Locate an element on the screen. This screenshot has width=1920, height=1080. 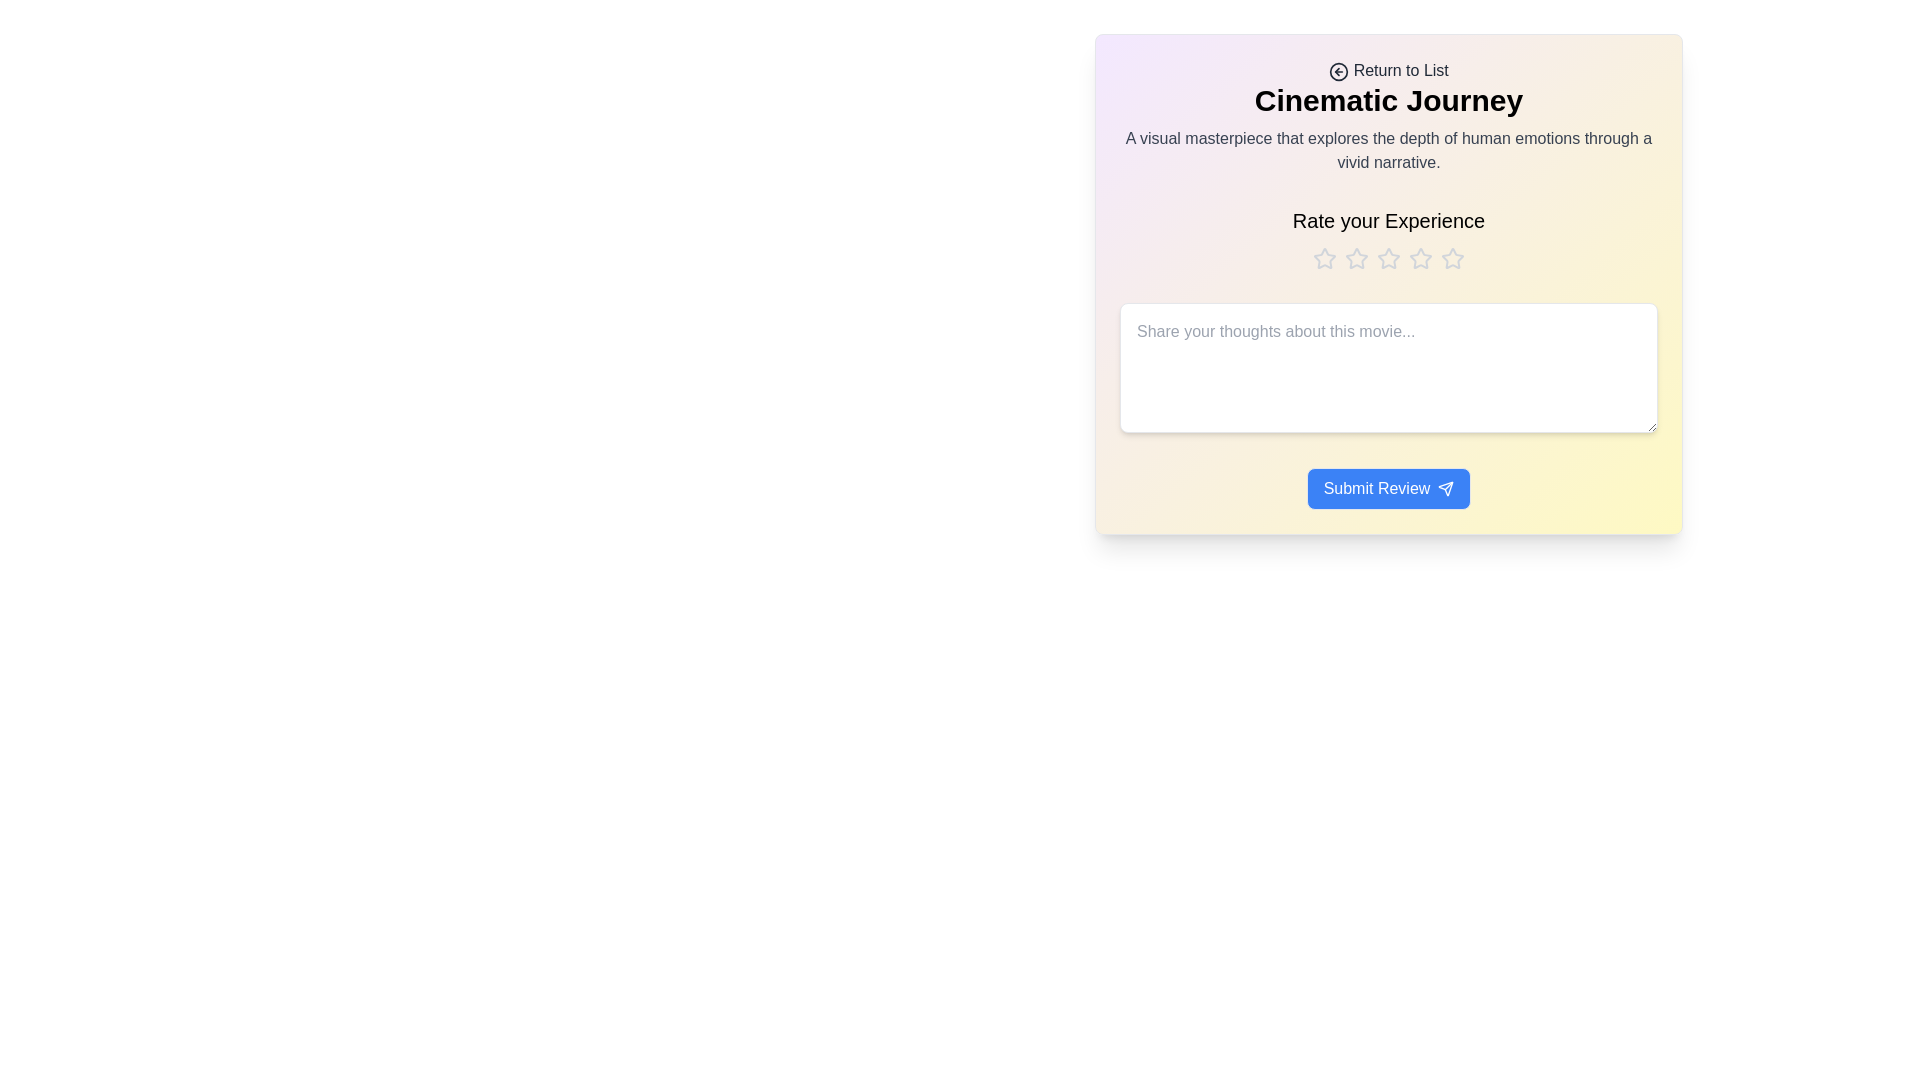
the second star icon in the rating system is located at coordinates (1357, 257).